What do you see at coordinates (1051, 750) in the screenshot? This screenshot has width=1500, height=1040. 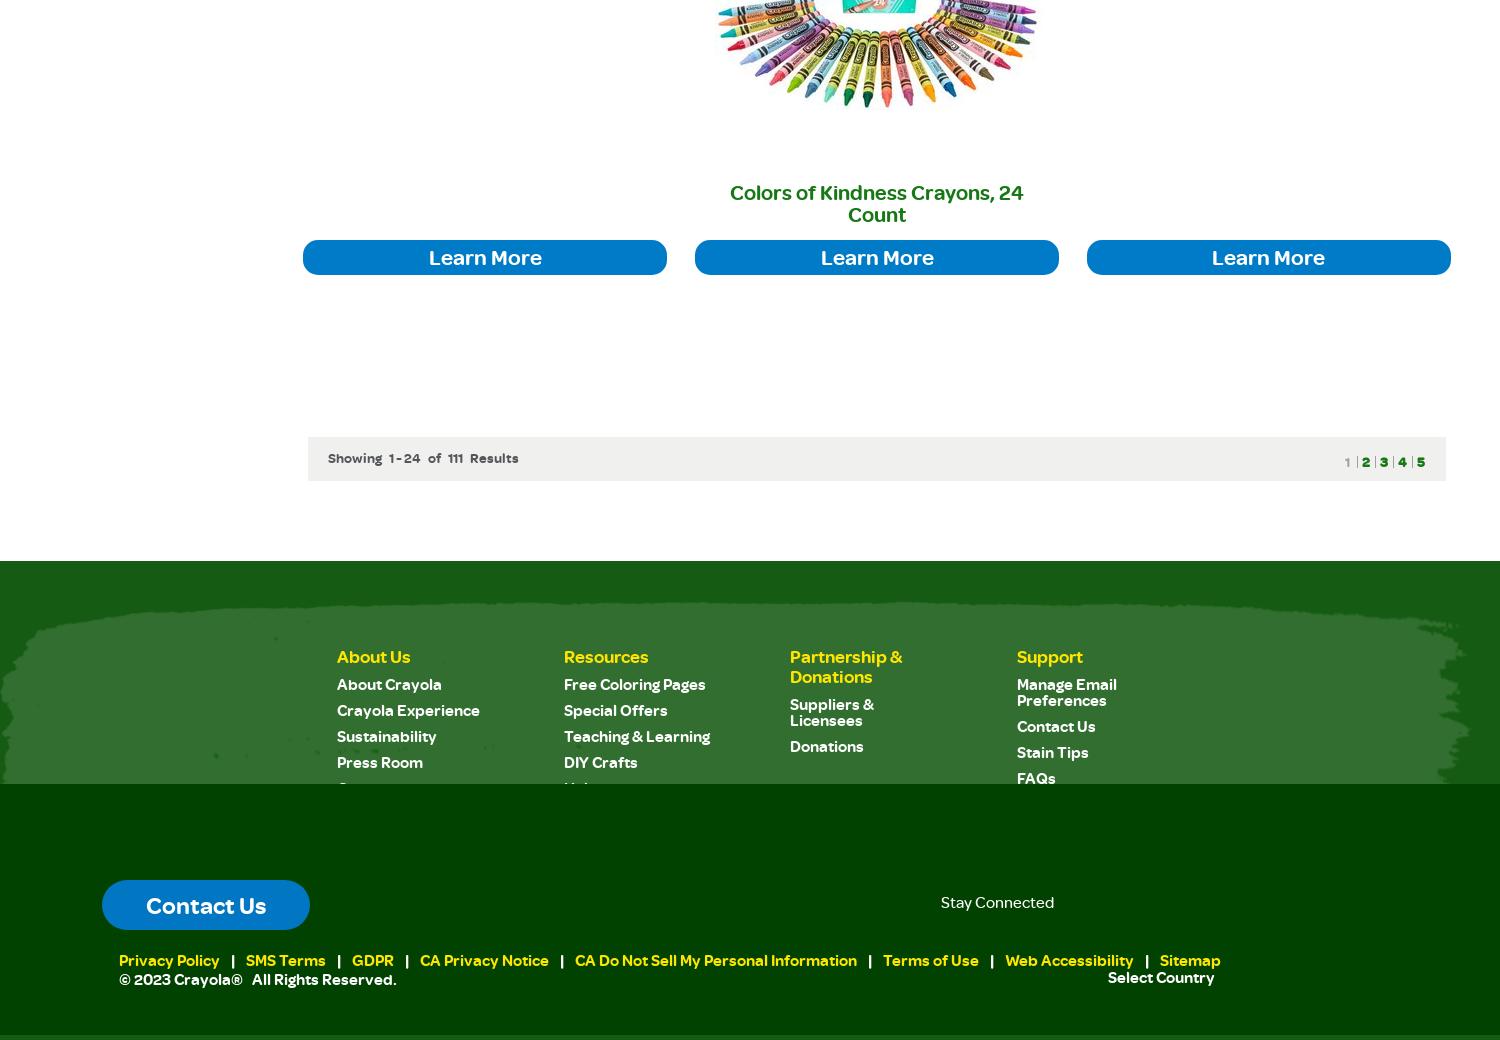 I see `'Stain Tips'` at bounding box center [1051, 750].